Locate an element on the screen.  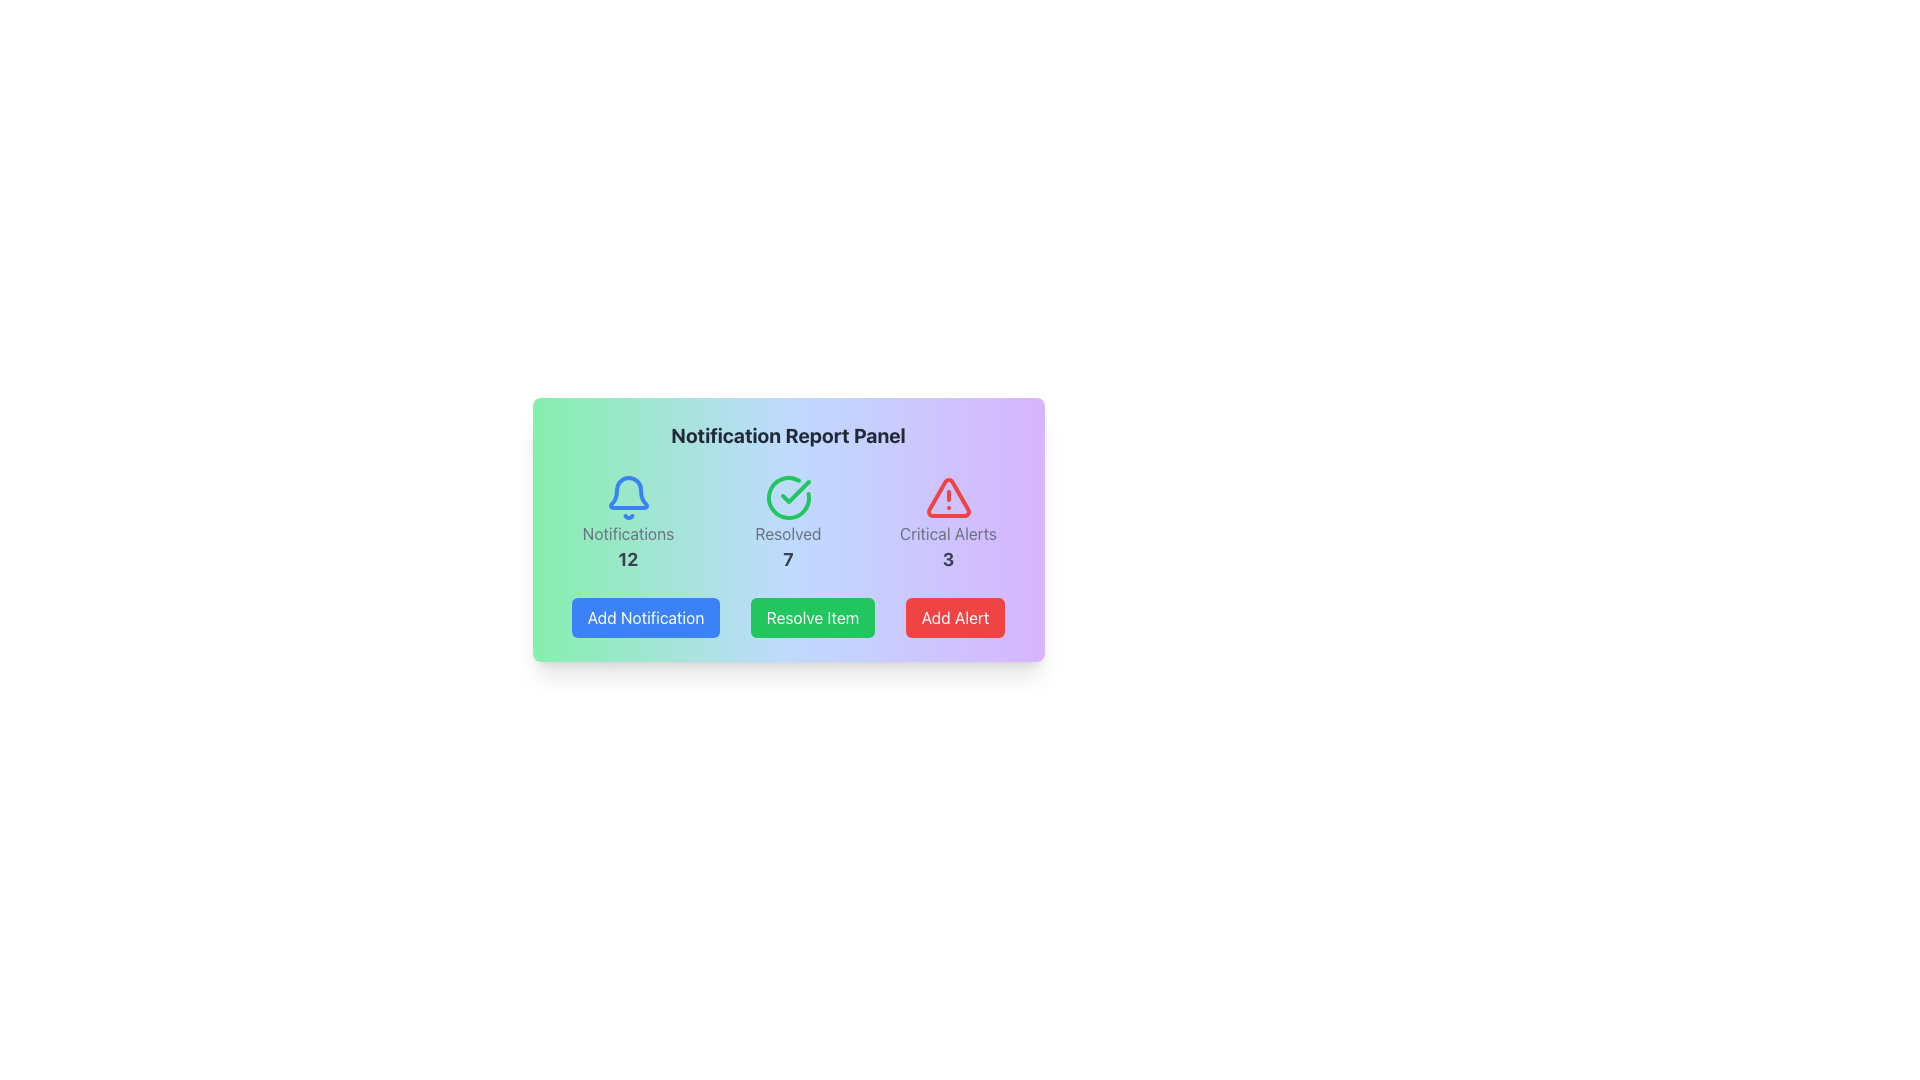
numerical indicator text representing the count of notifications located below the 'Notifications' text and bell icon in the Notification Report Panel is located at coordinates (627, 559).